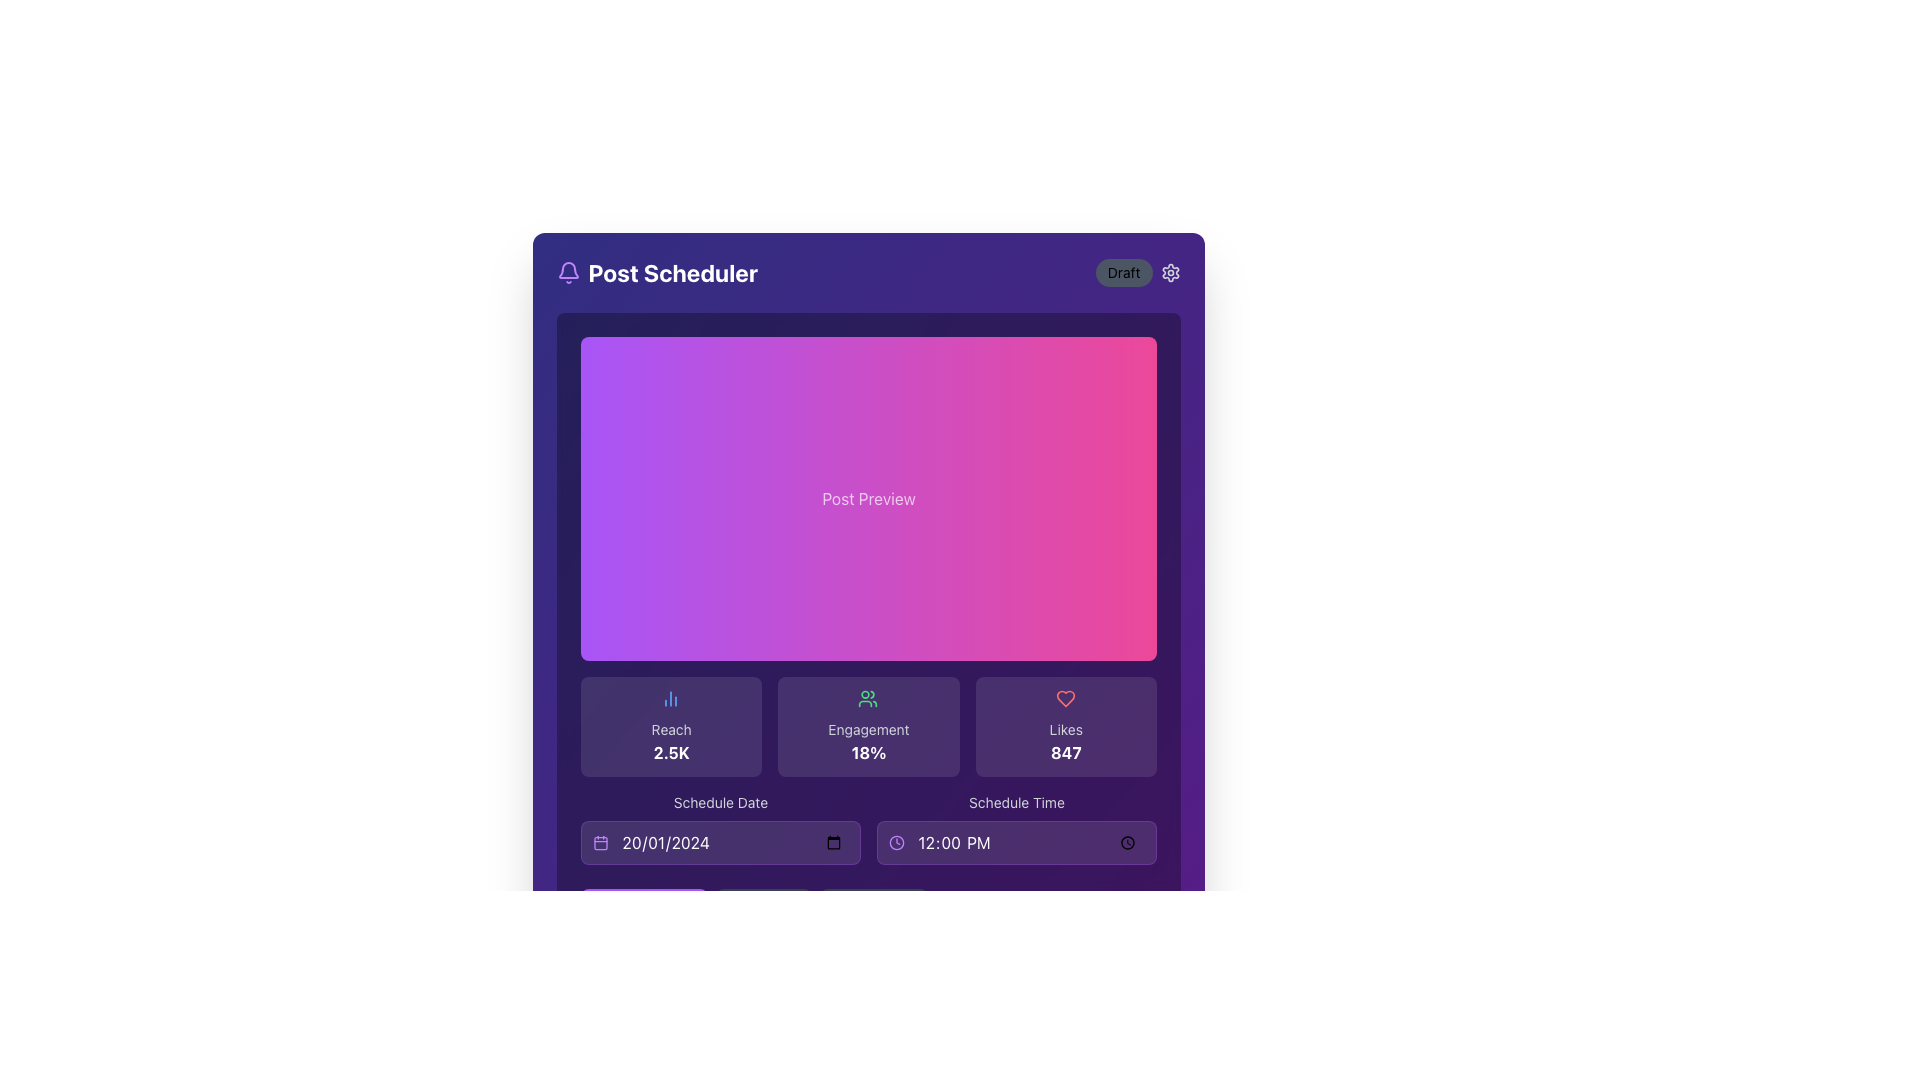 This screenshot has width=1920, height=1080. What do you see at coordinates (1064, 697) in the screenshot?
I see `the heart-shaped icon styled in red, which is located above the text 'Likes' and the number '847'` at bounding box center [1064, 697].